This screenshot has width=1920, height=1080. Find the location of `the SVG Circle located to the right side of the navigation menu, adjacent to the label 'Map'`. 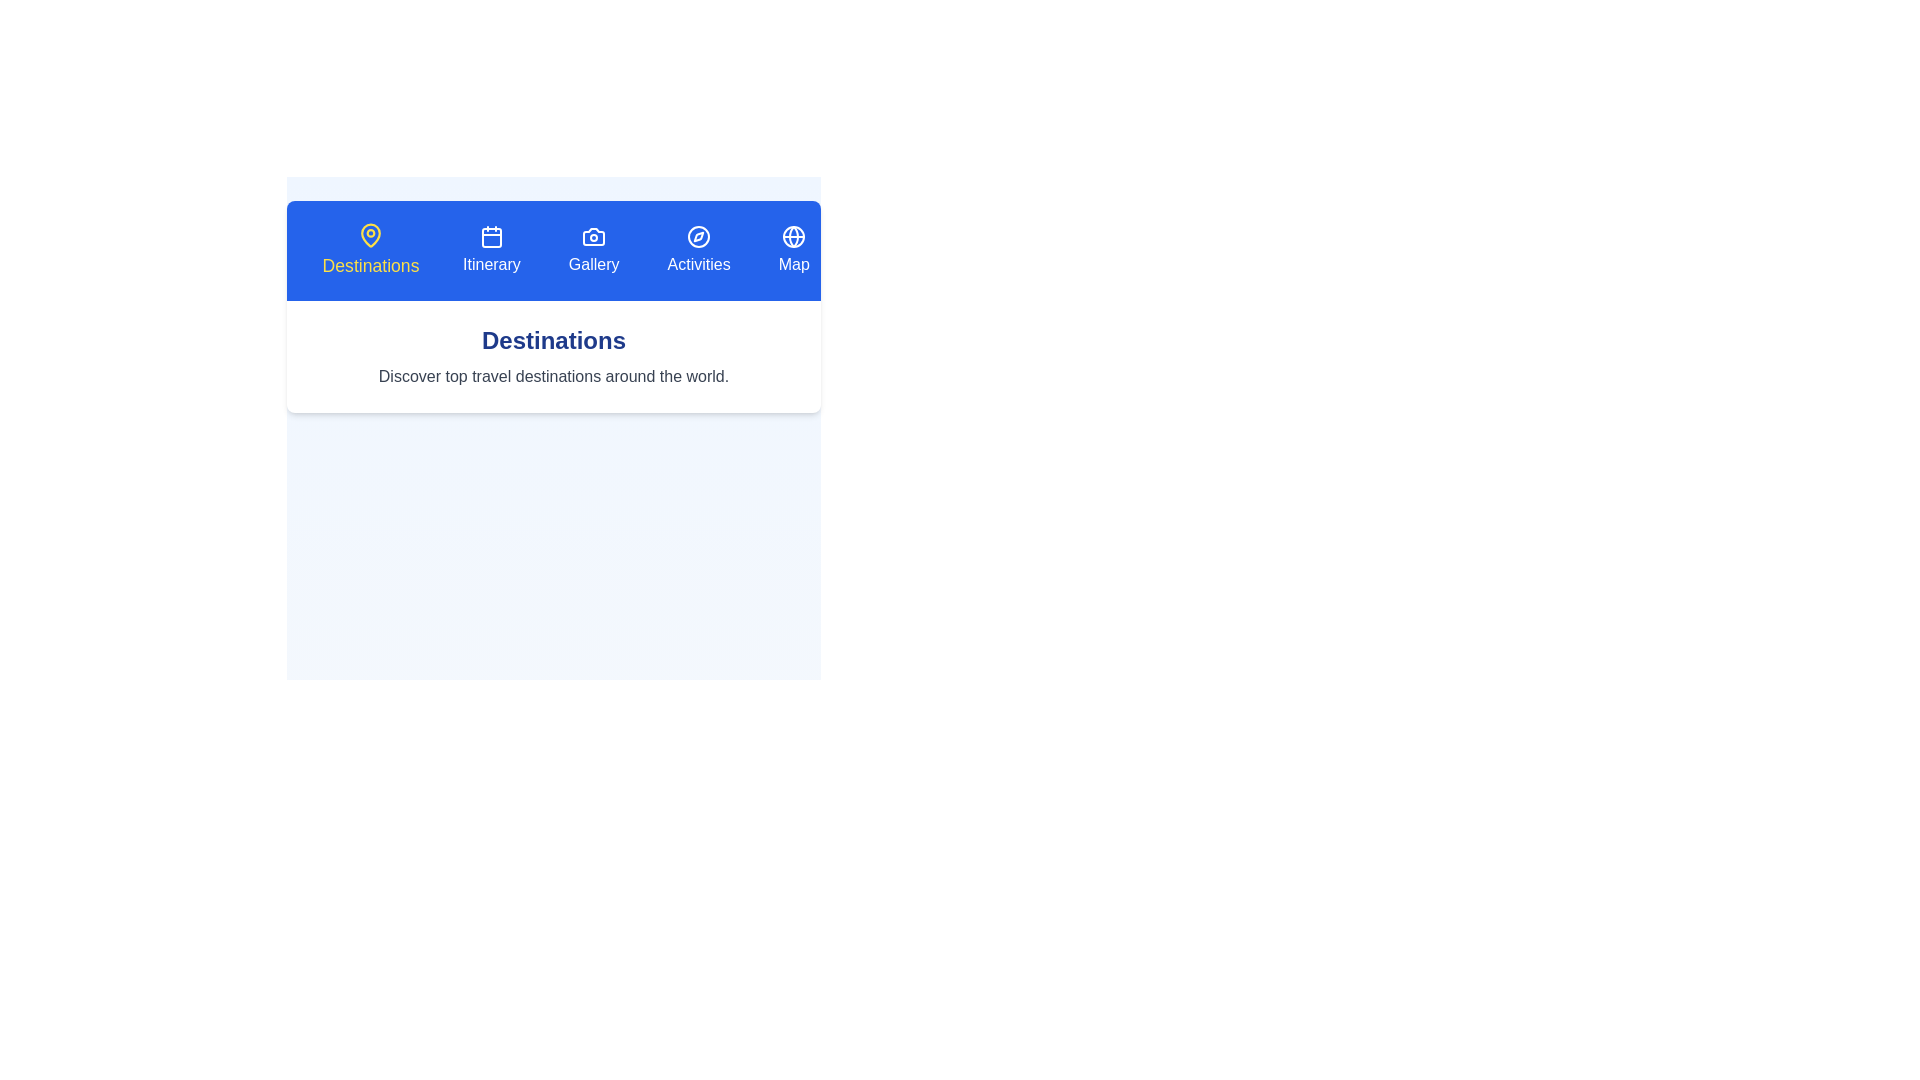

the SVG Circle located to the right side of the navigation menu, adjacent to the label 'Map' is located at coordinates (793, 235).